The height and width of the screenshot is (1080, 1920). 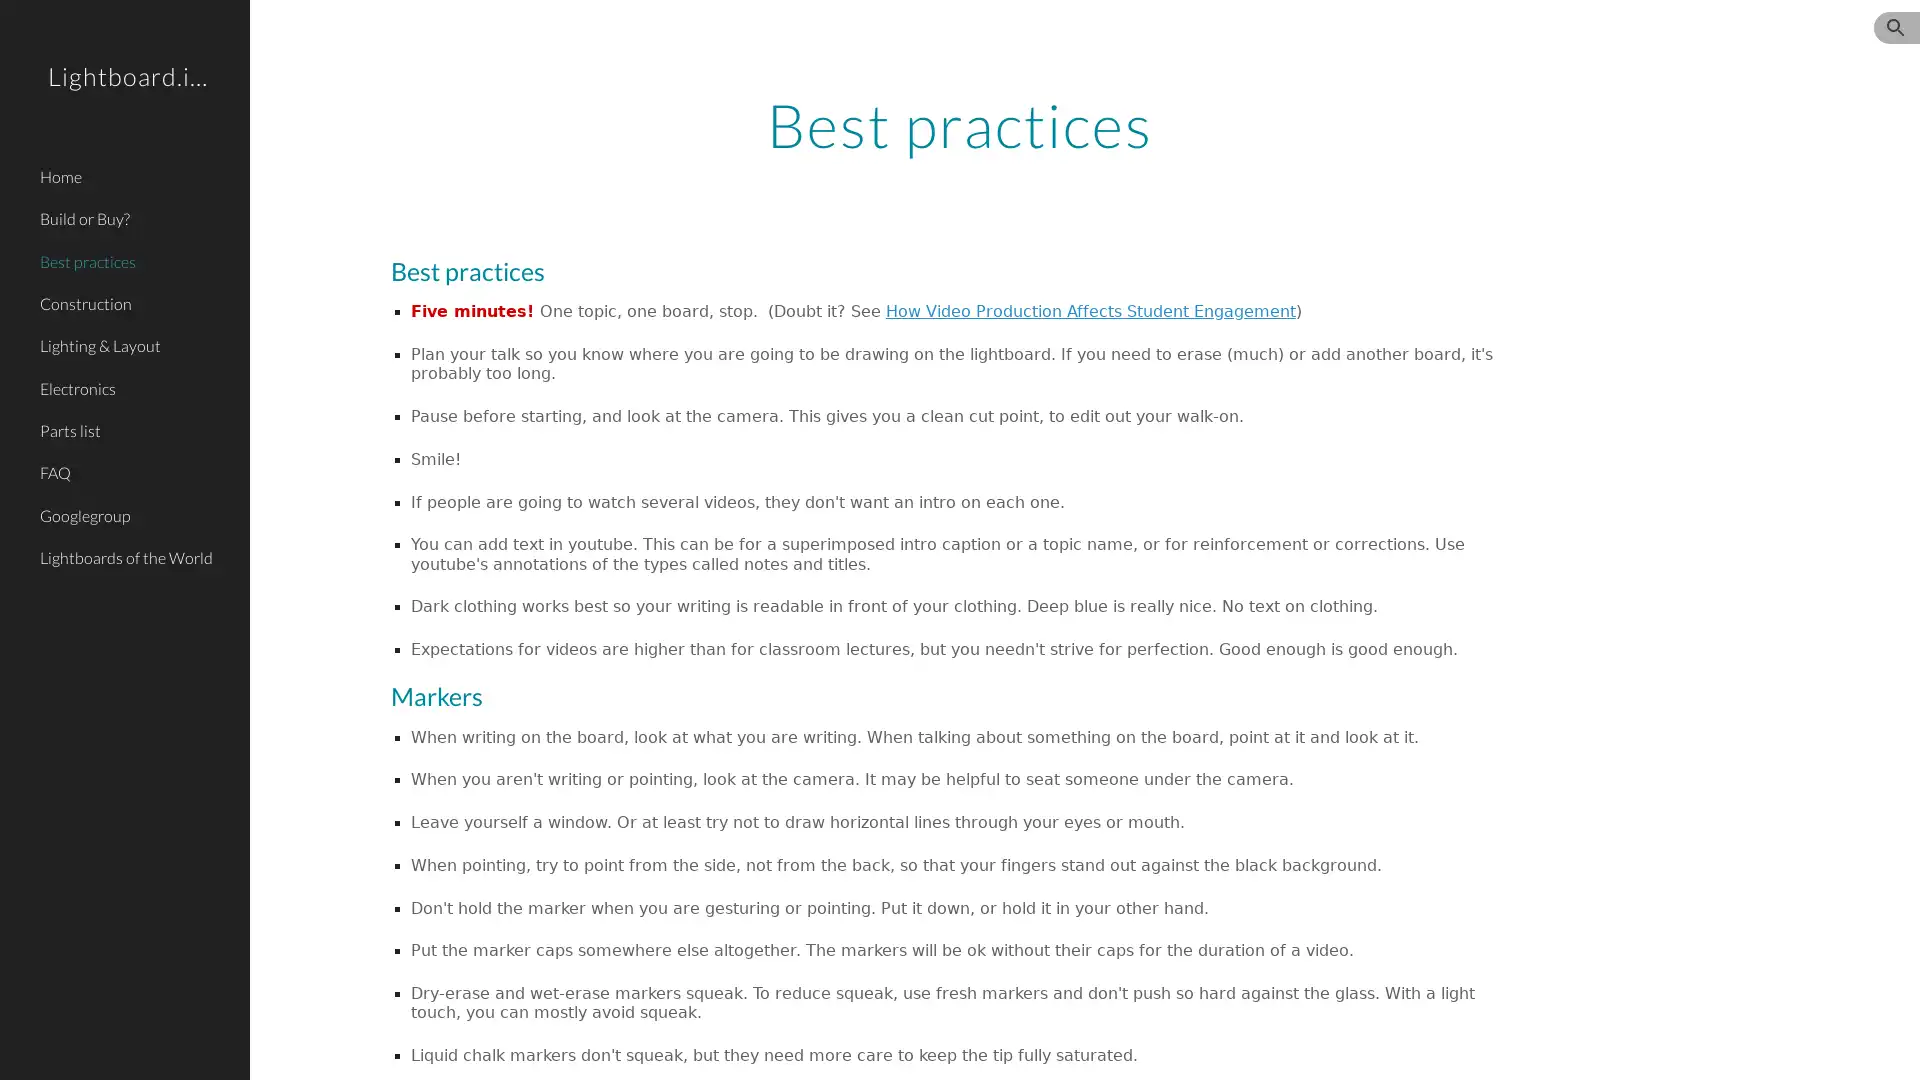 What do you see at coordinates (491, 1044) in the screenshot?
I see `Report abuse` at bounding box center [491, 1044].